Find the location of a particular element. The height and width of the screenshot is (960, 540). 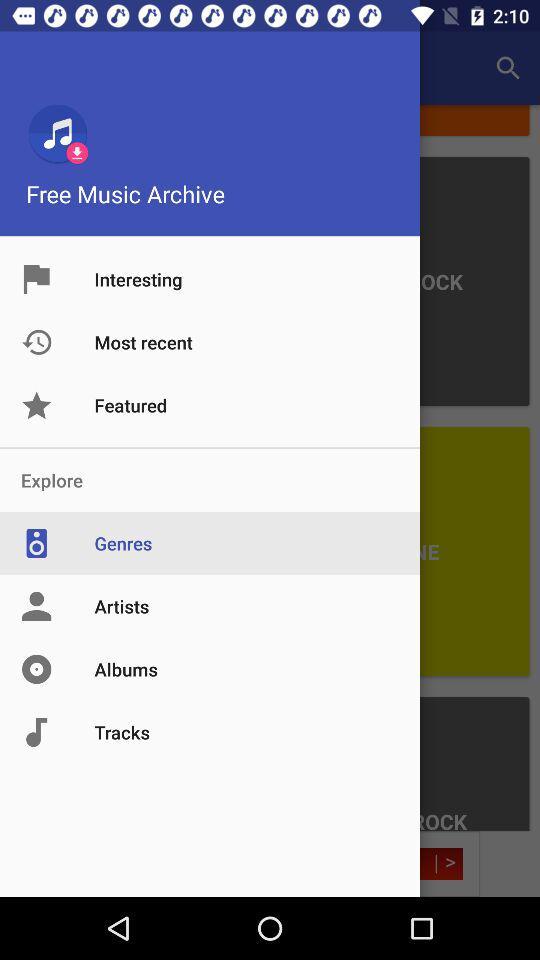

the icon at left side of albums is located at coordinates (57, 669).